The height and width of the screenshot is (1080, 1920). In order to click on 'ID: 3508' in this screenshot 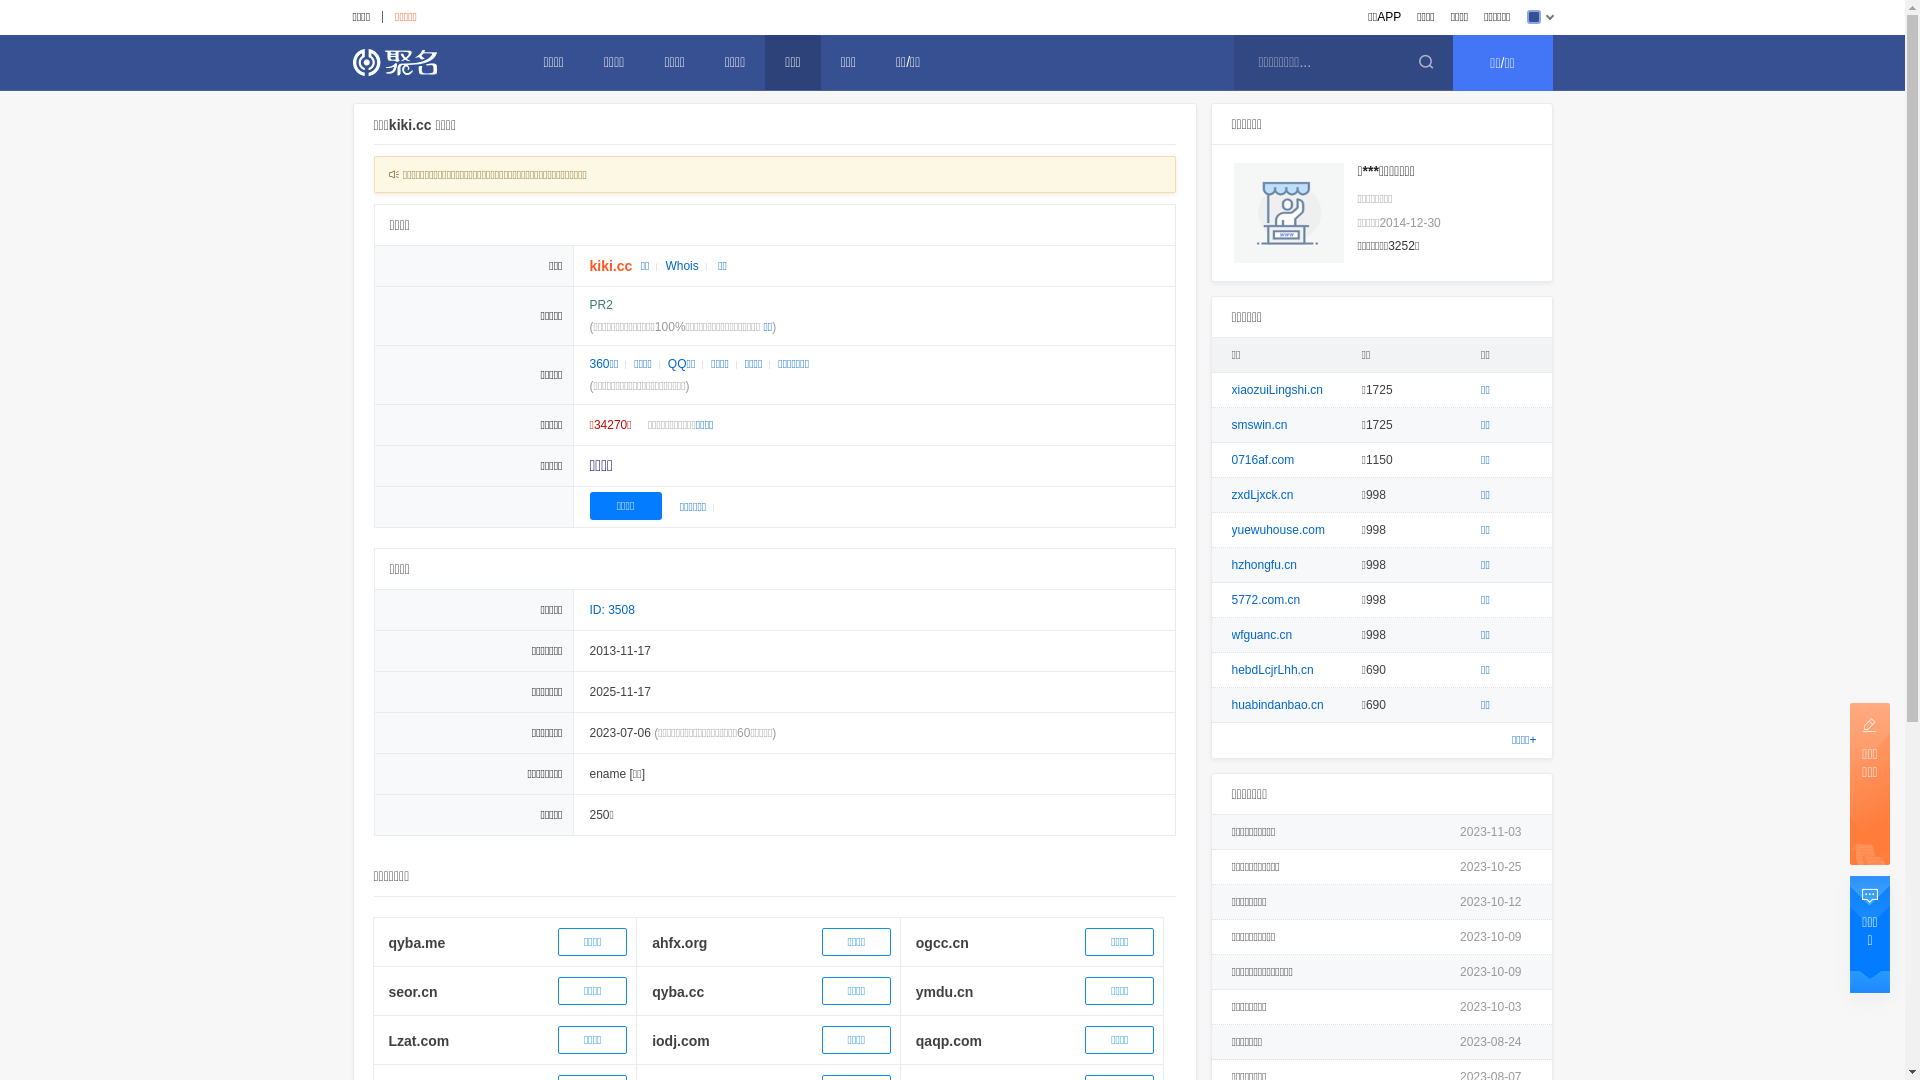, I will do `click(611, 608)`.